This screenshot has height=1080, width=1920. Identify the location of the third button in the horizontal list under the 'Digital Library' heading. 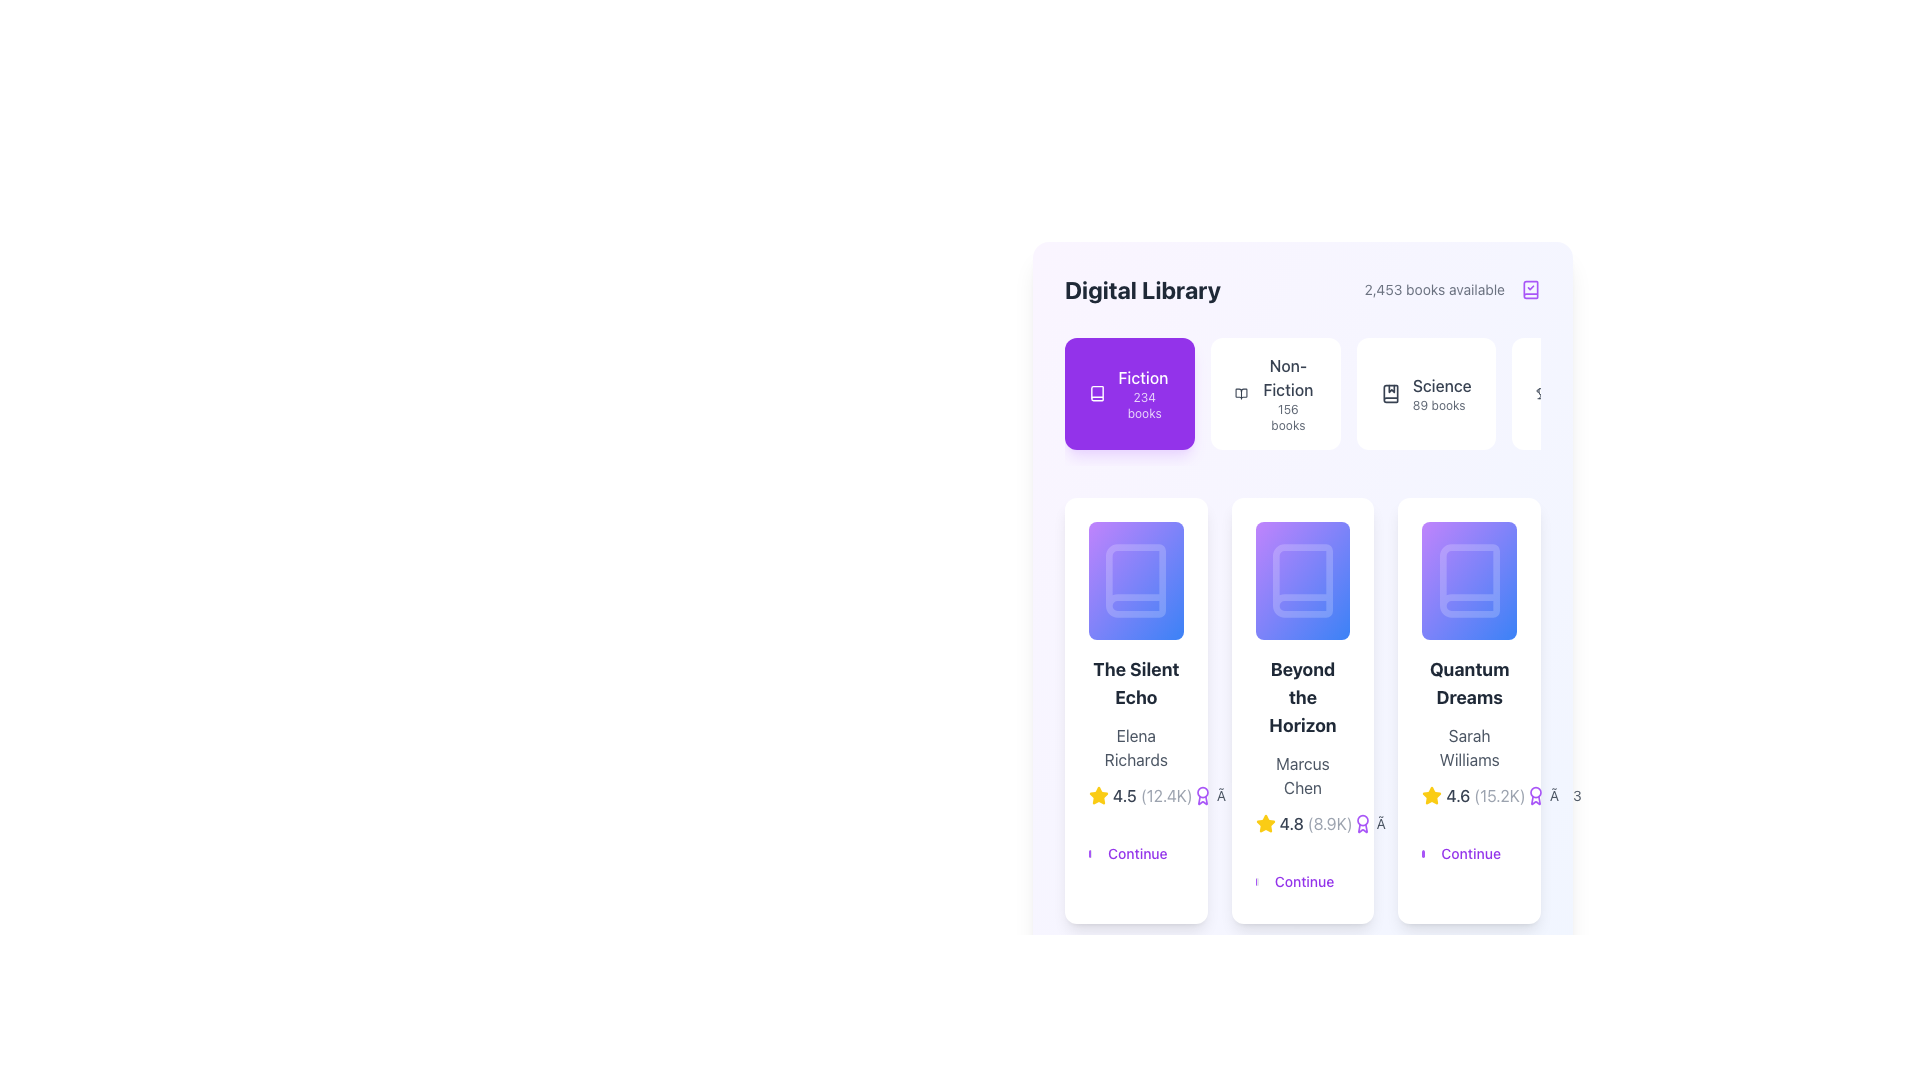
(1425, 393).